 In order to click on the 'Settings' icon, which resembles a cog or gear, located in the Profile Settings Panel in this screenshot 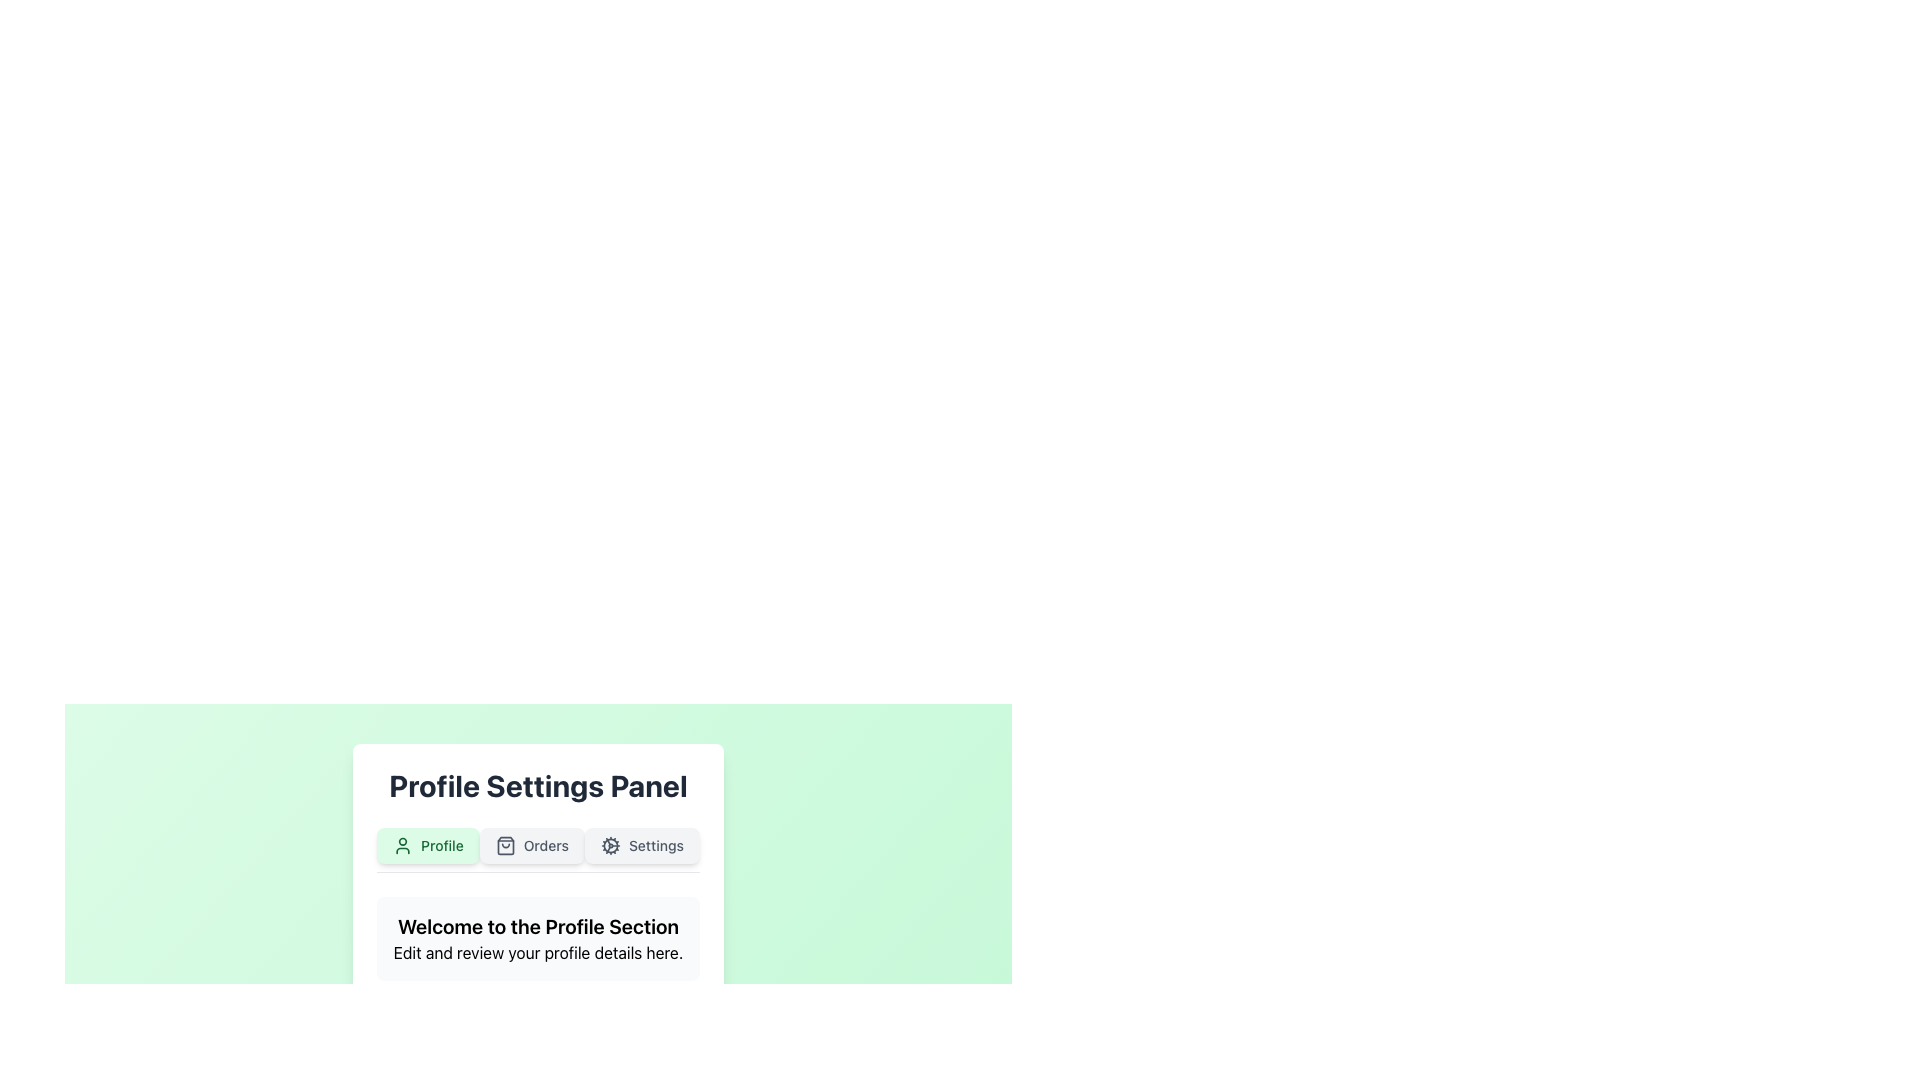, I will do `click(609, 845)`.